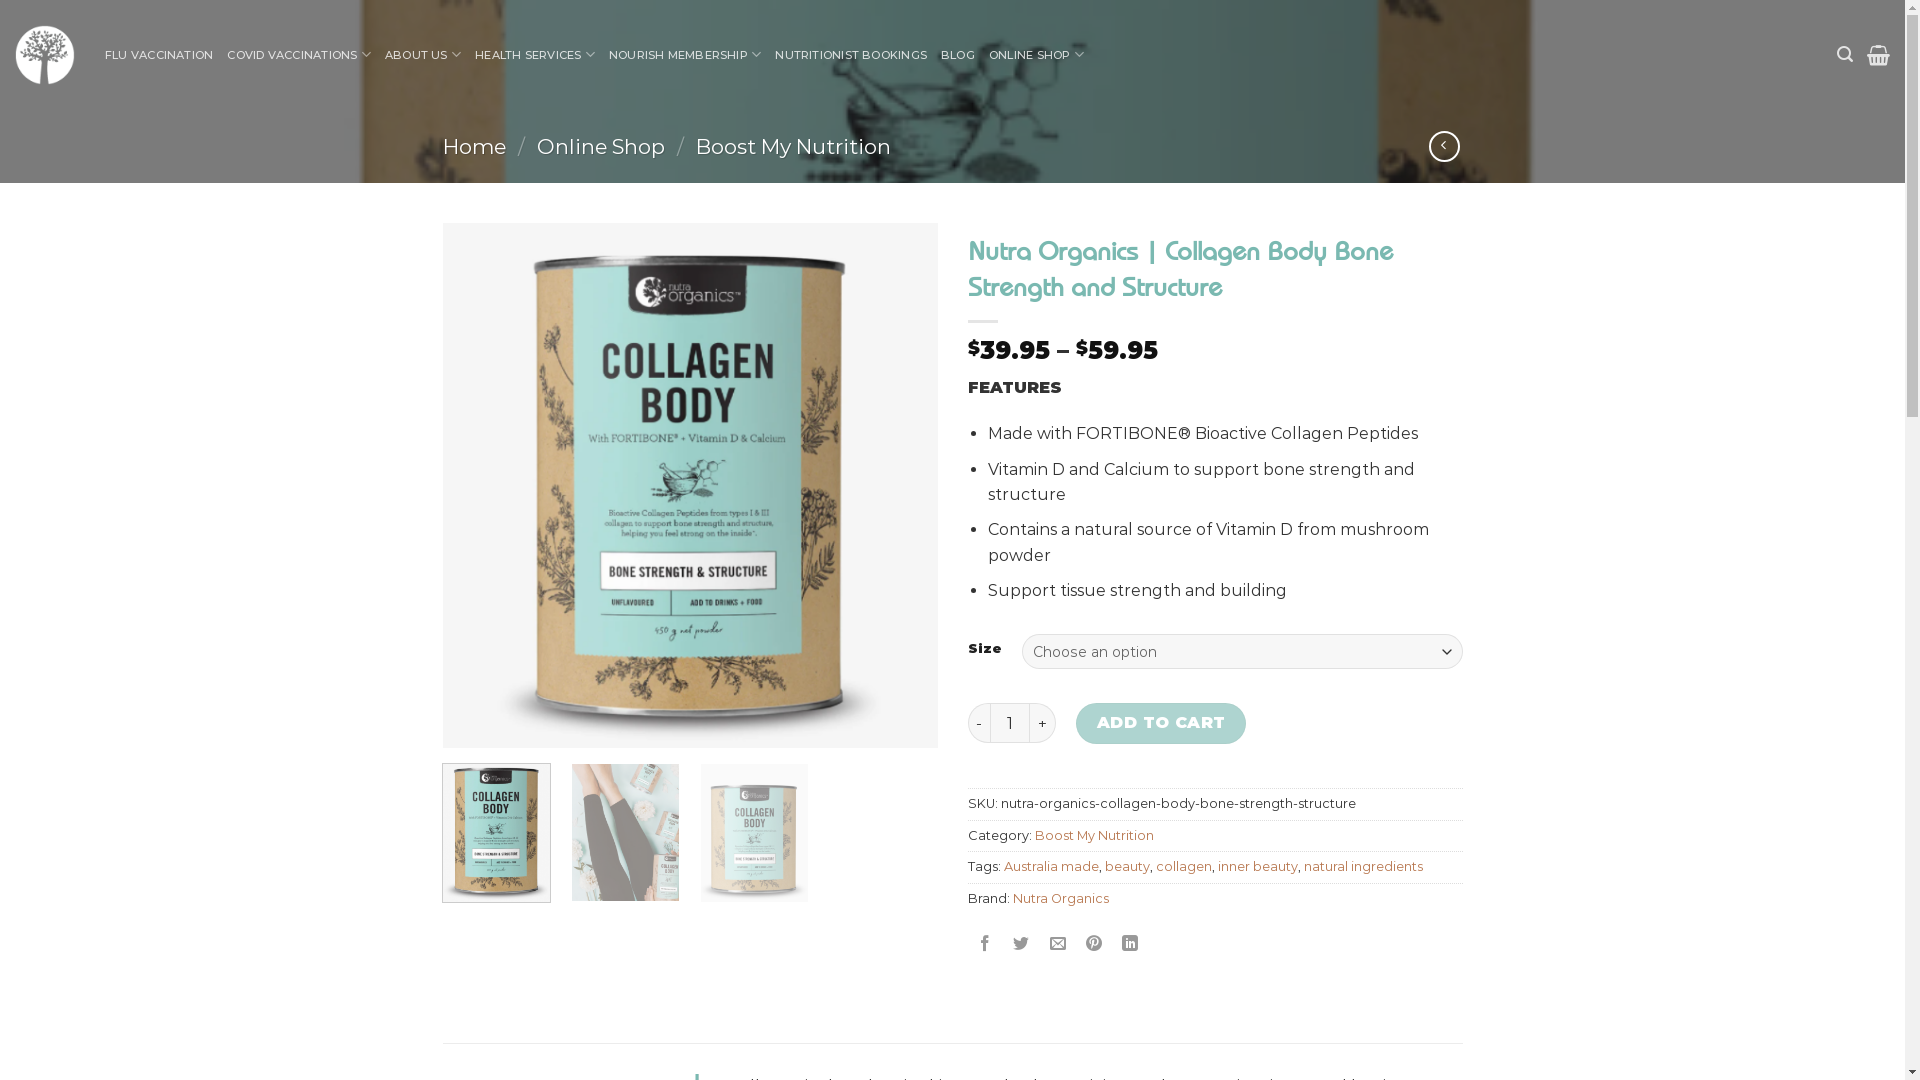 This screenshot has height=1080, width=1920. What do you see at coordinates (1256, 865) in the screenshot?
I see `'inner beauty'` at bounding box center [1256, 865].